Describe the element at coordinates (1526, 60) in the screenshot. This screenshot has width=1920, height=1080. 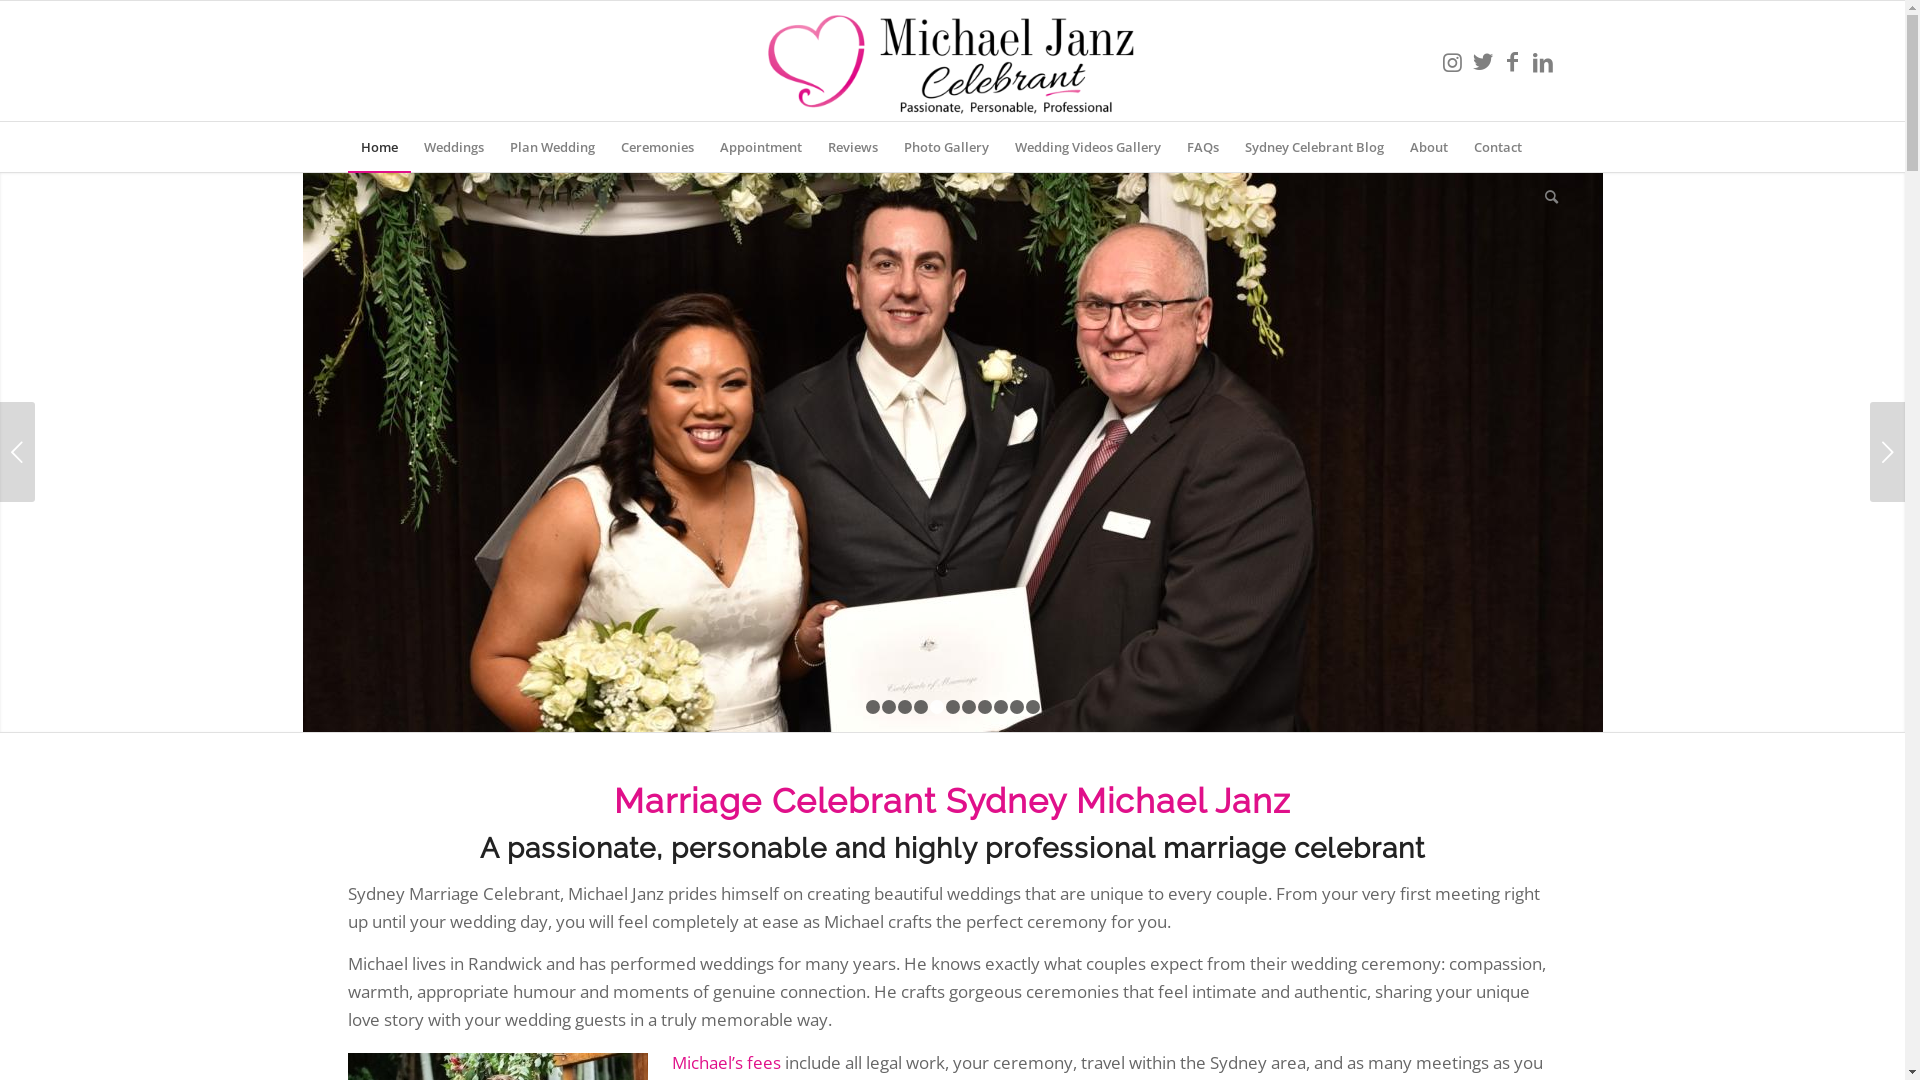
I see `'LinkedIn'` at that location.